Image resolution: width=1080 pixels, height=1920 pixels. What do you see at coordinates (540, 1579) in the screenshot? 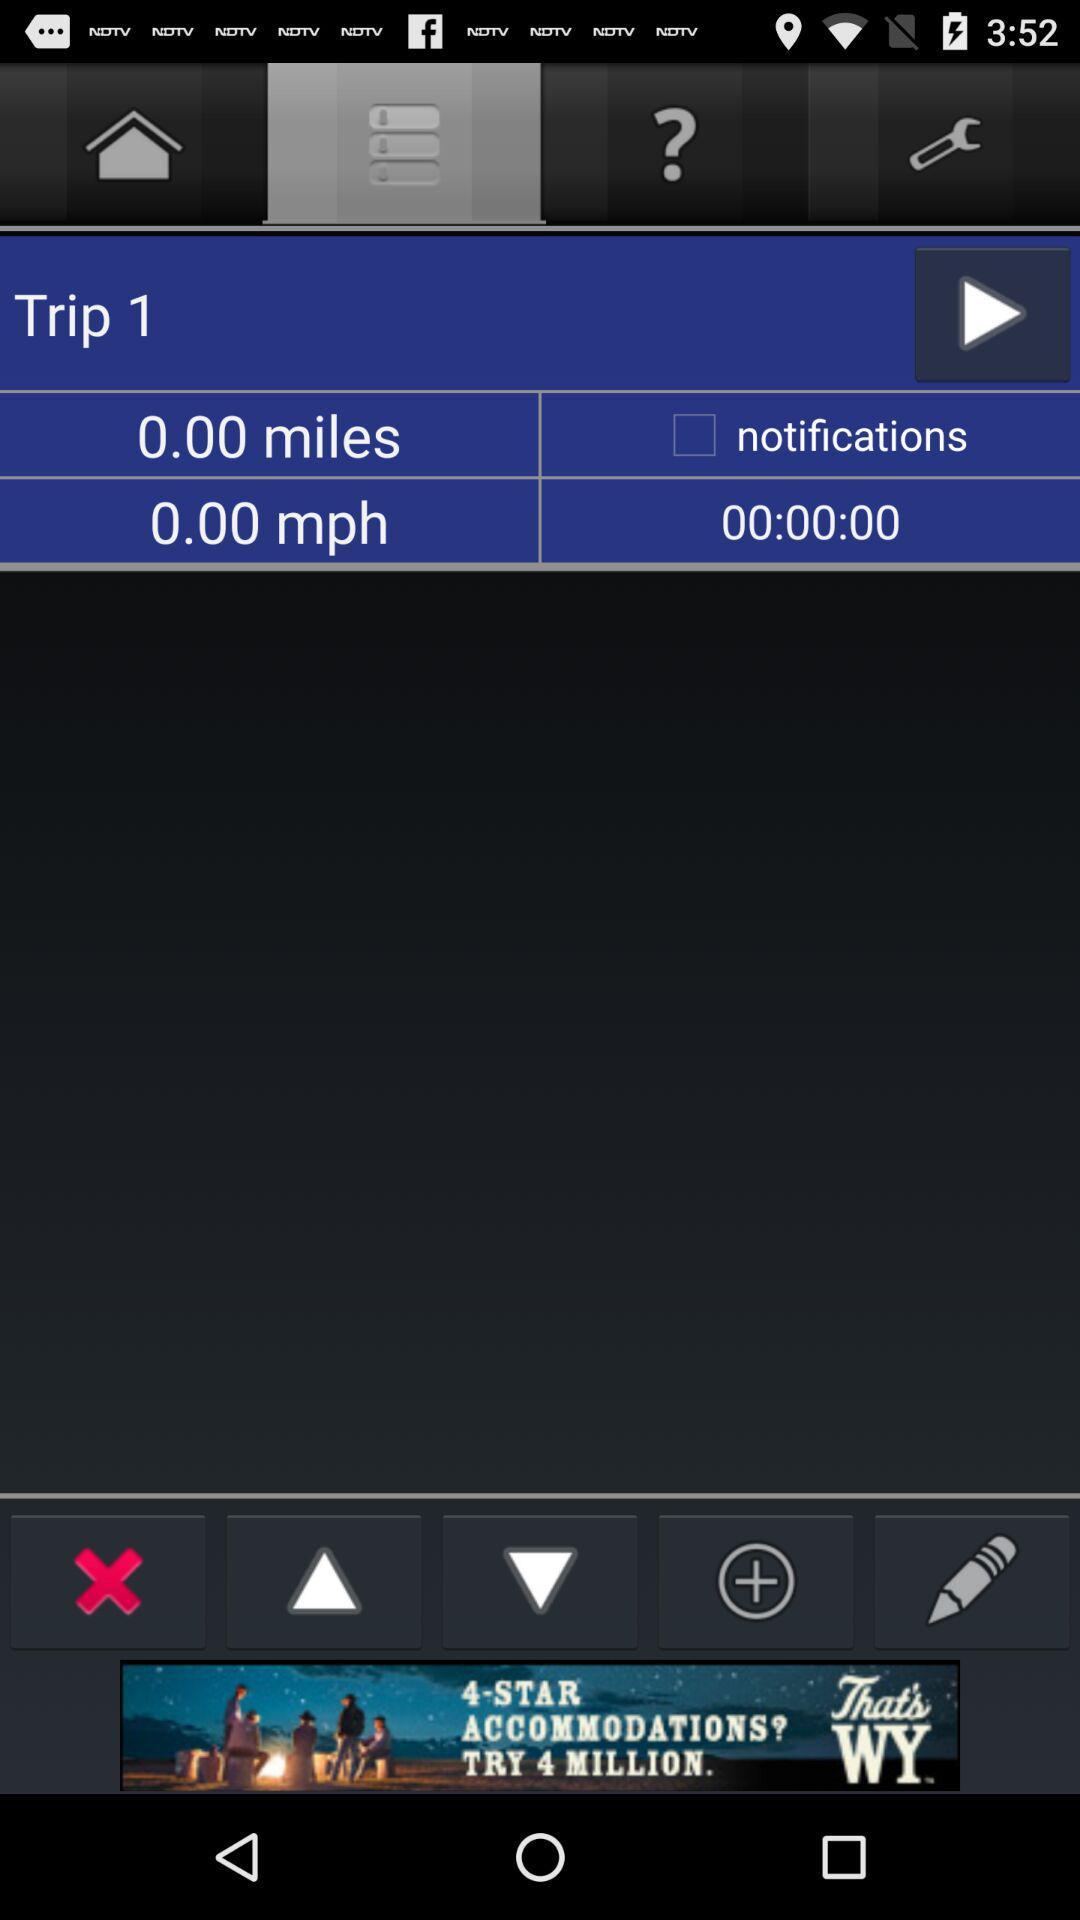
I see `go down` at bounding box center [540, 1579].